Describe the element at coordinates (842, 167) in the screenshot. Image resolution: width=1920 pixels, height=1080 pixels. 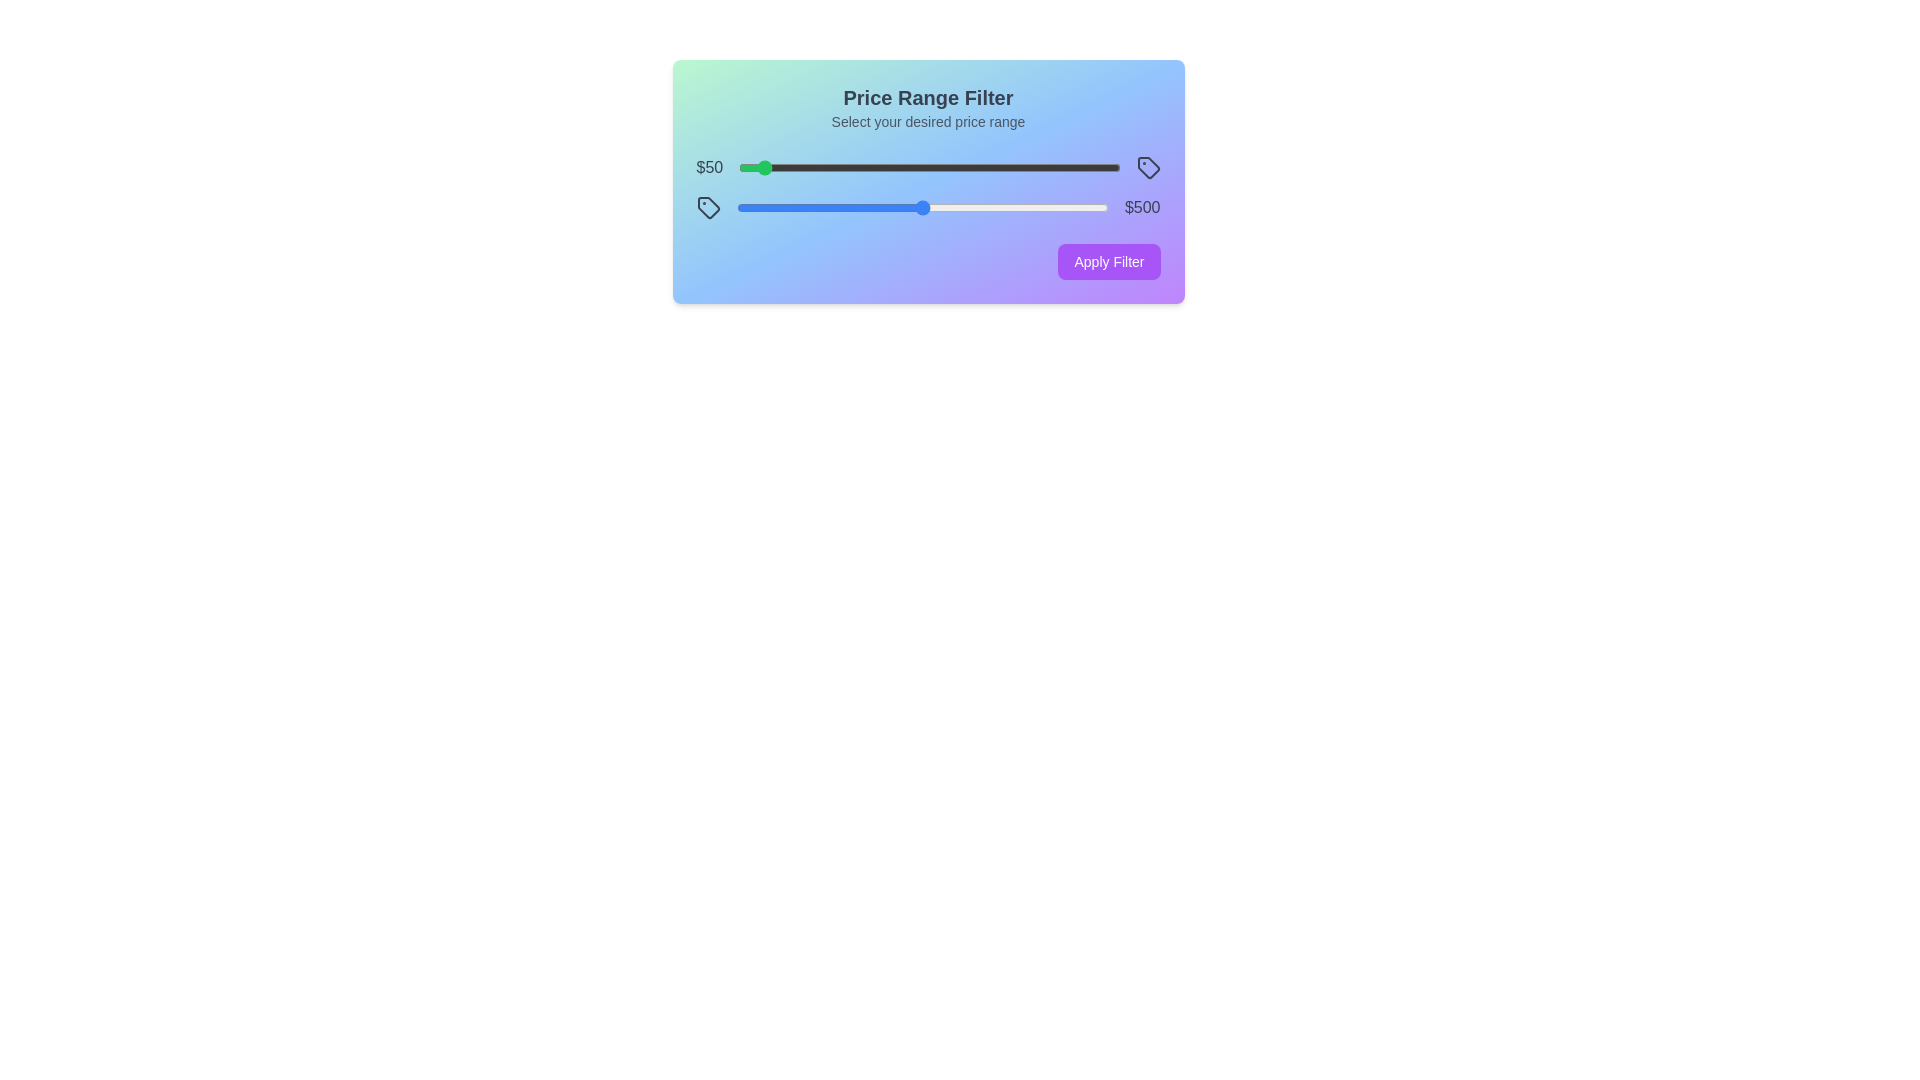
I see `the minimum price slider to 272` at that location.